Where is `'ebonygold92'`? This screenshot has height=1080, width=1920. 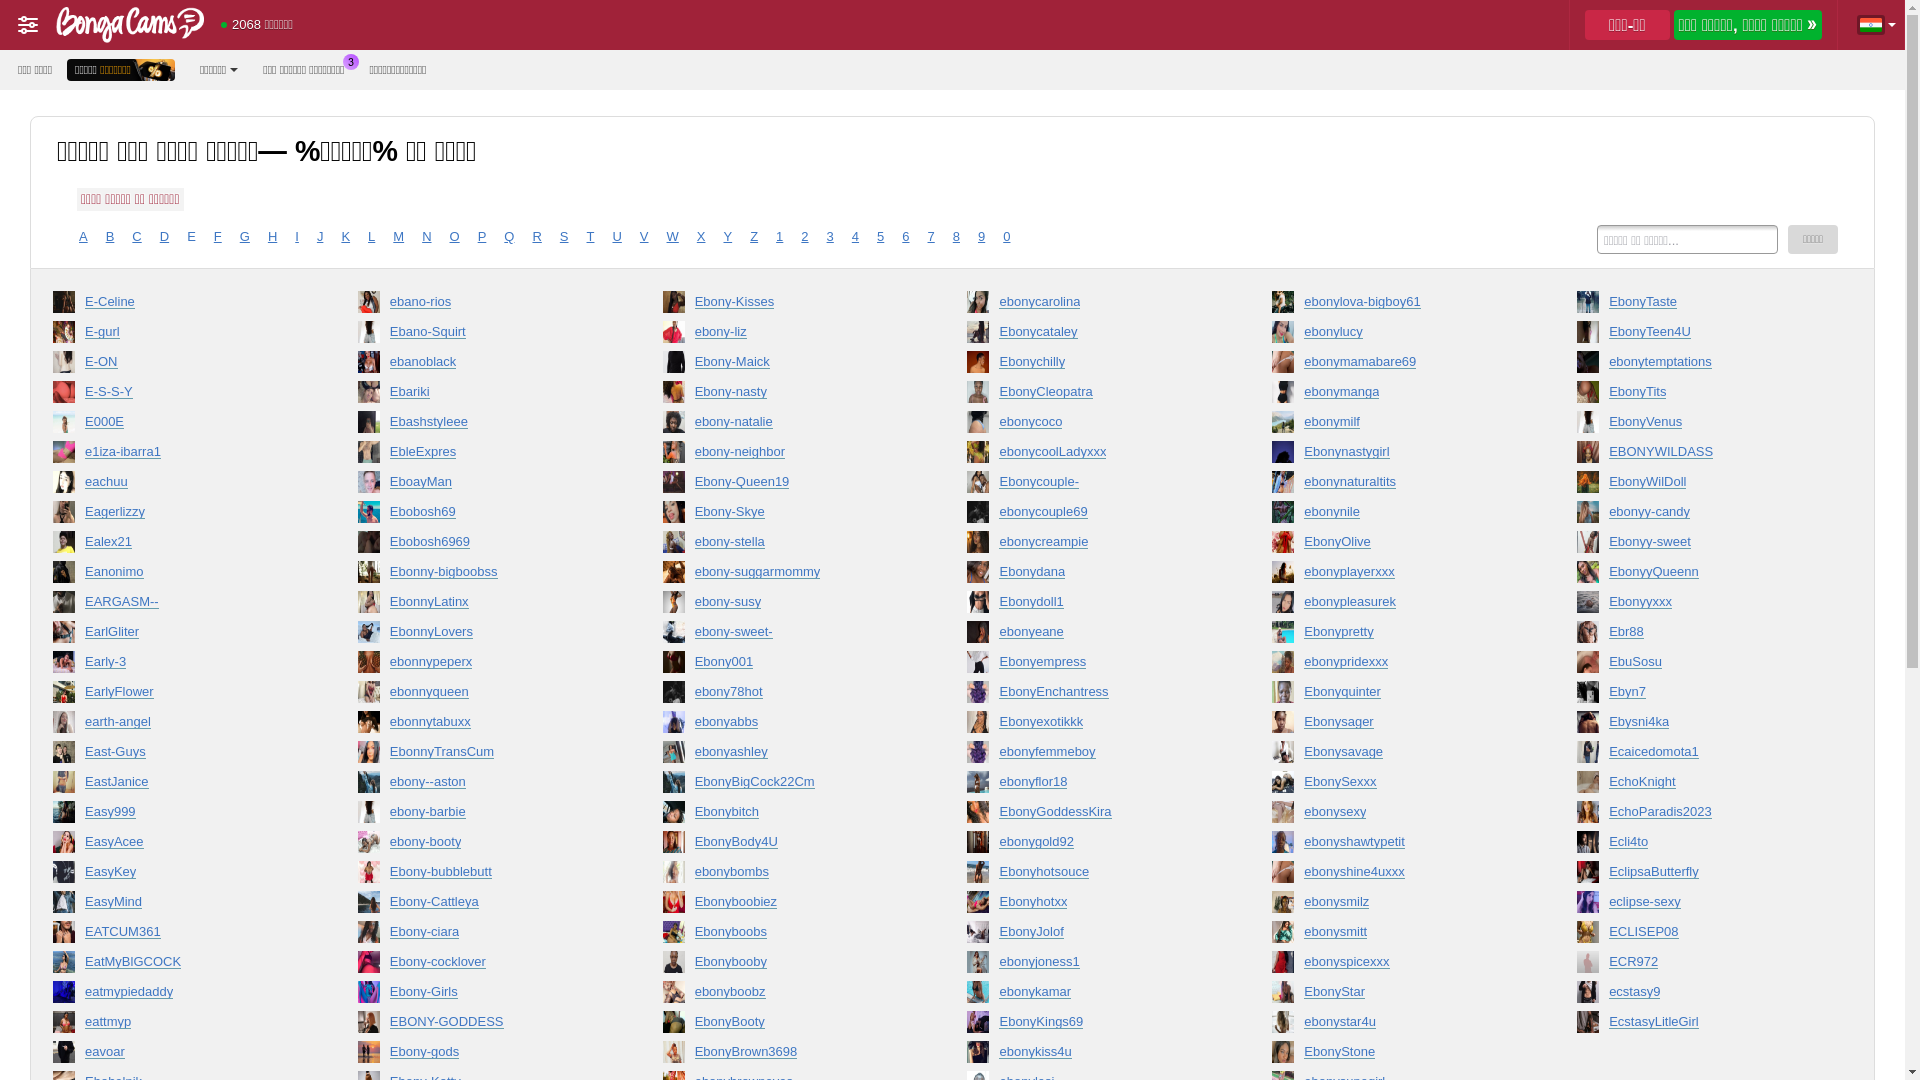
'ebonygold92' is located at coordinates (966, 845).